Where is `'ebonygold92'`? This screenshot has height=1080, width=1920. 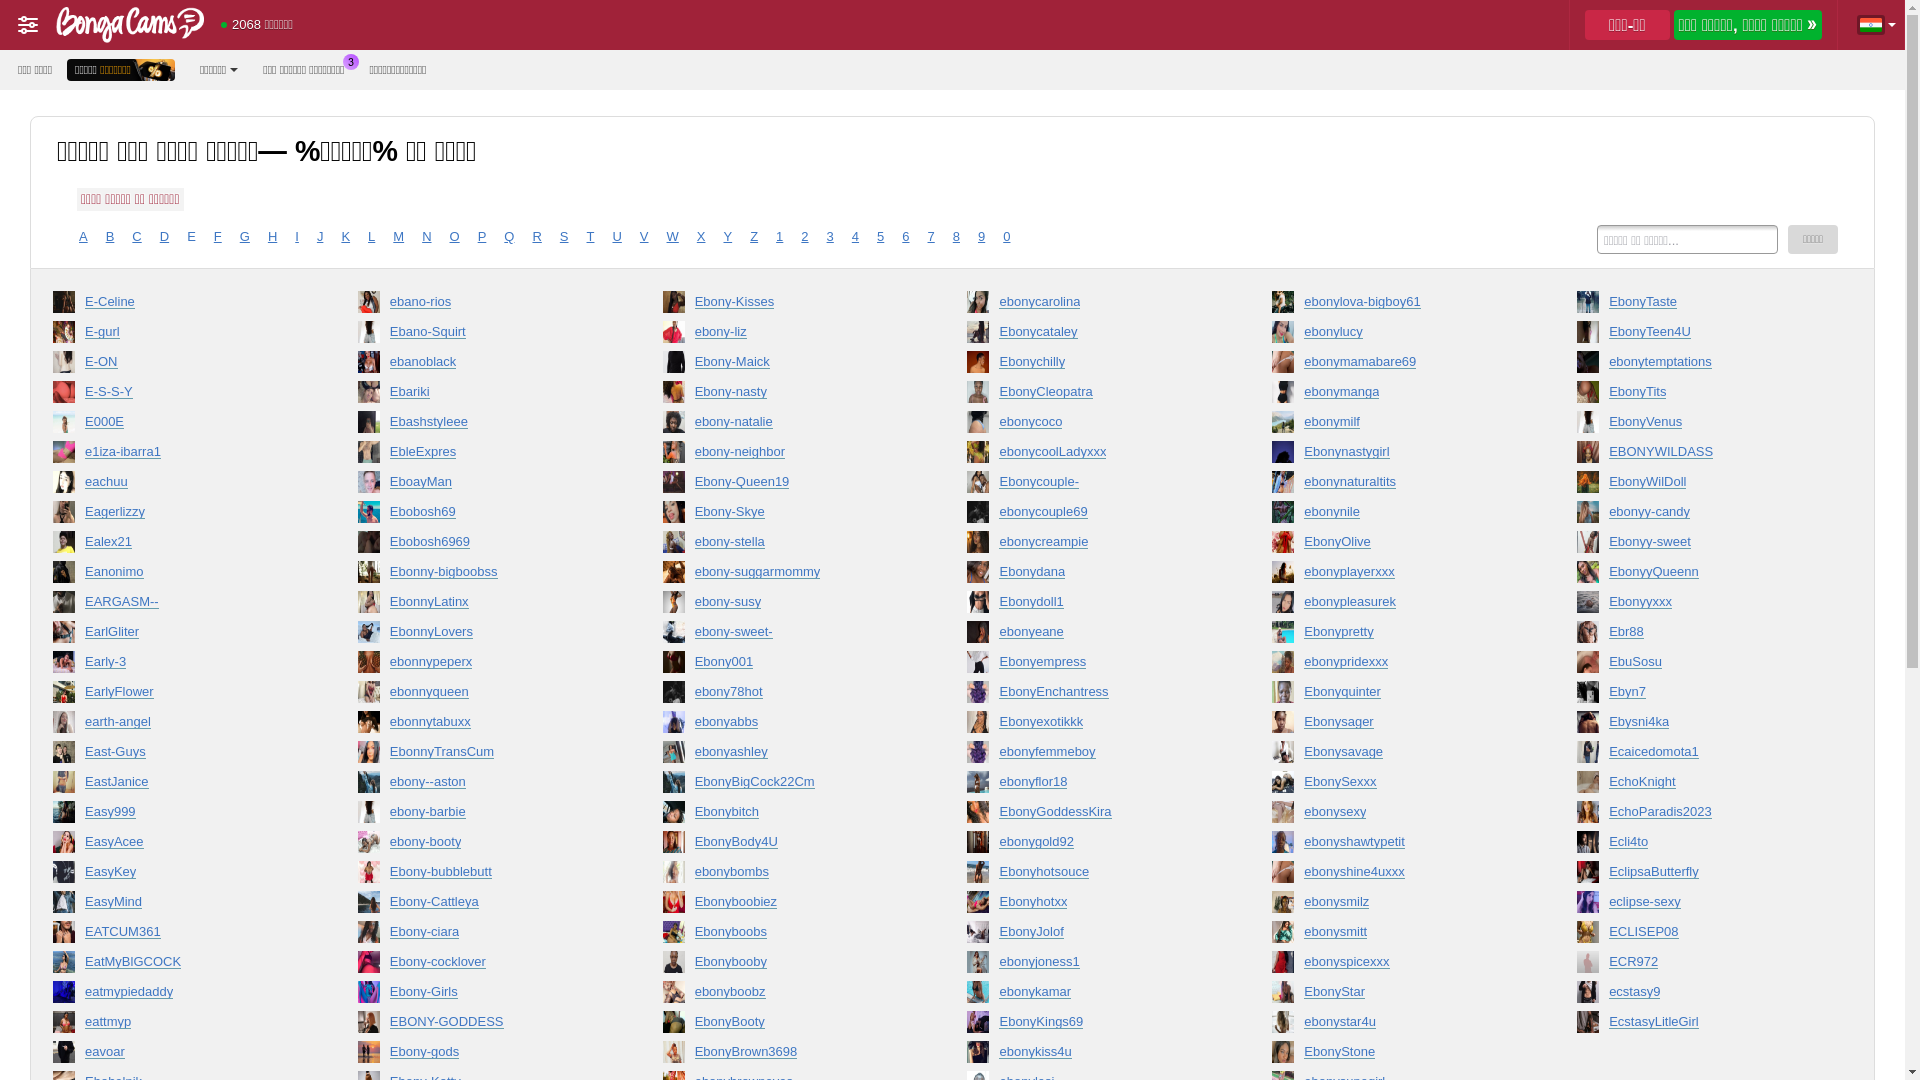
'ebonygold92' is located at coordinates (966, 845).